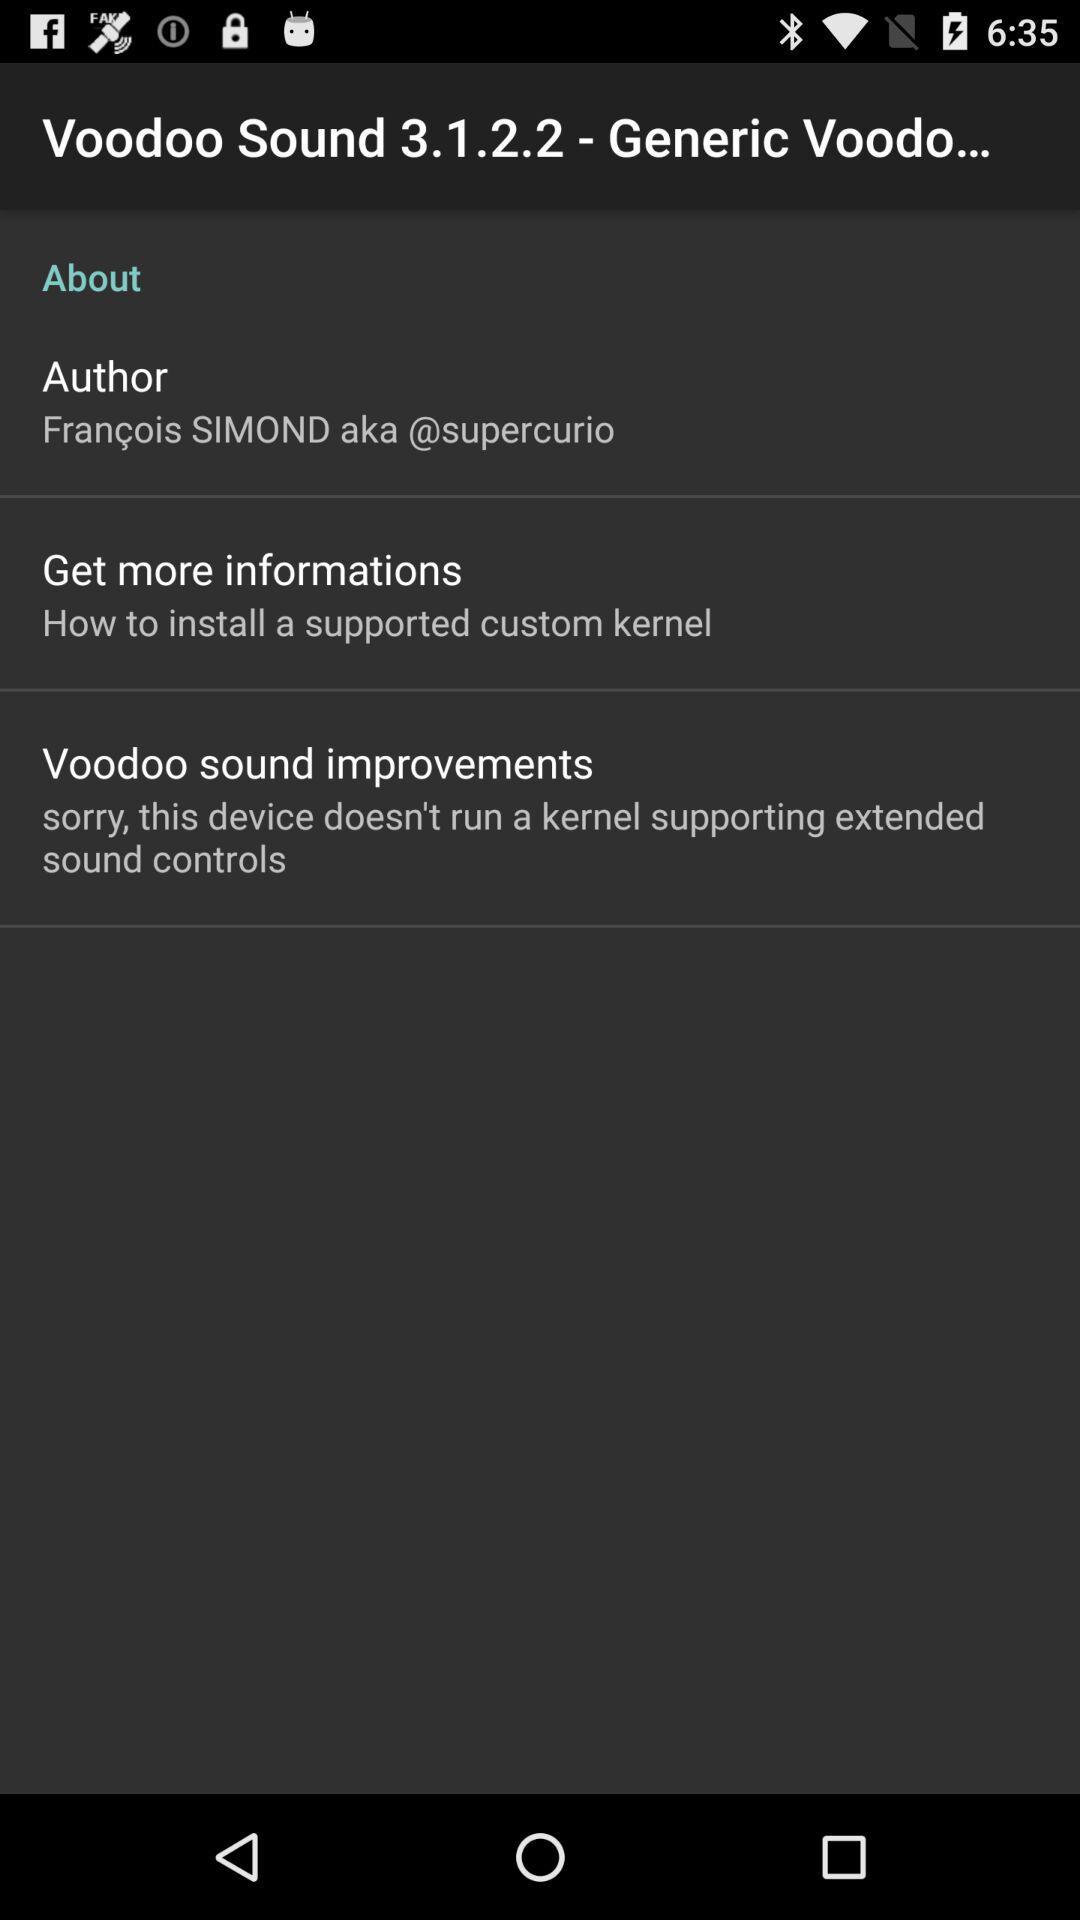  What do you see at coordinates (377, 620) in the screenshot?
I see `item below get more informations item` at bounding box center [377, 620].